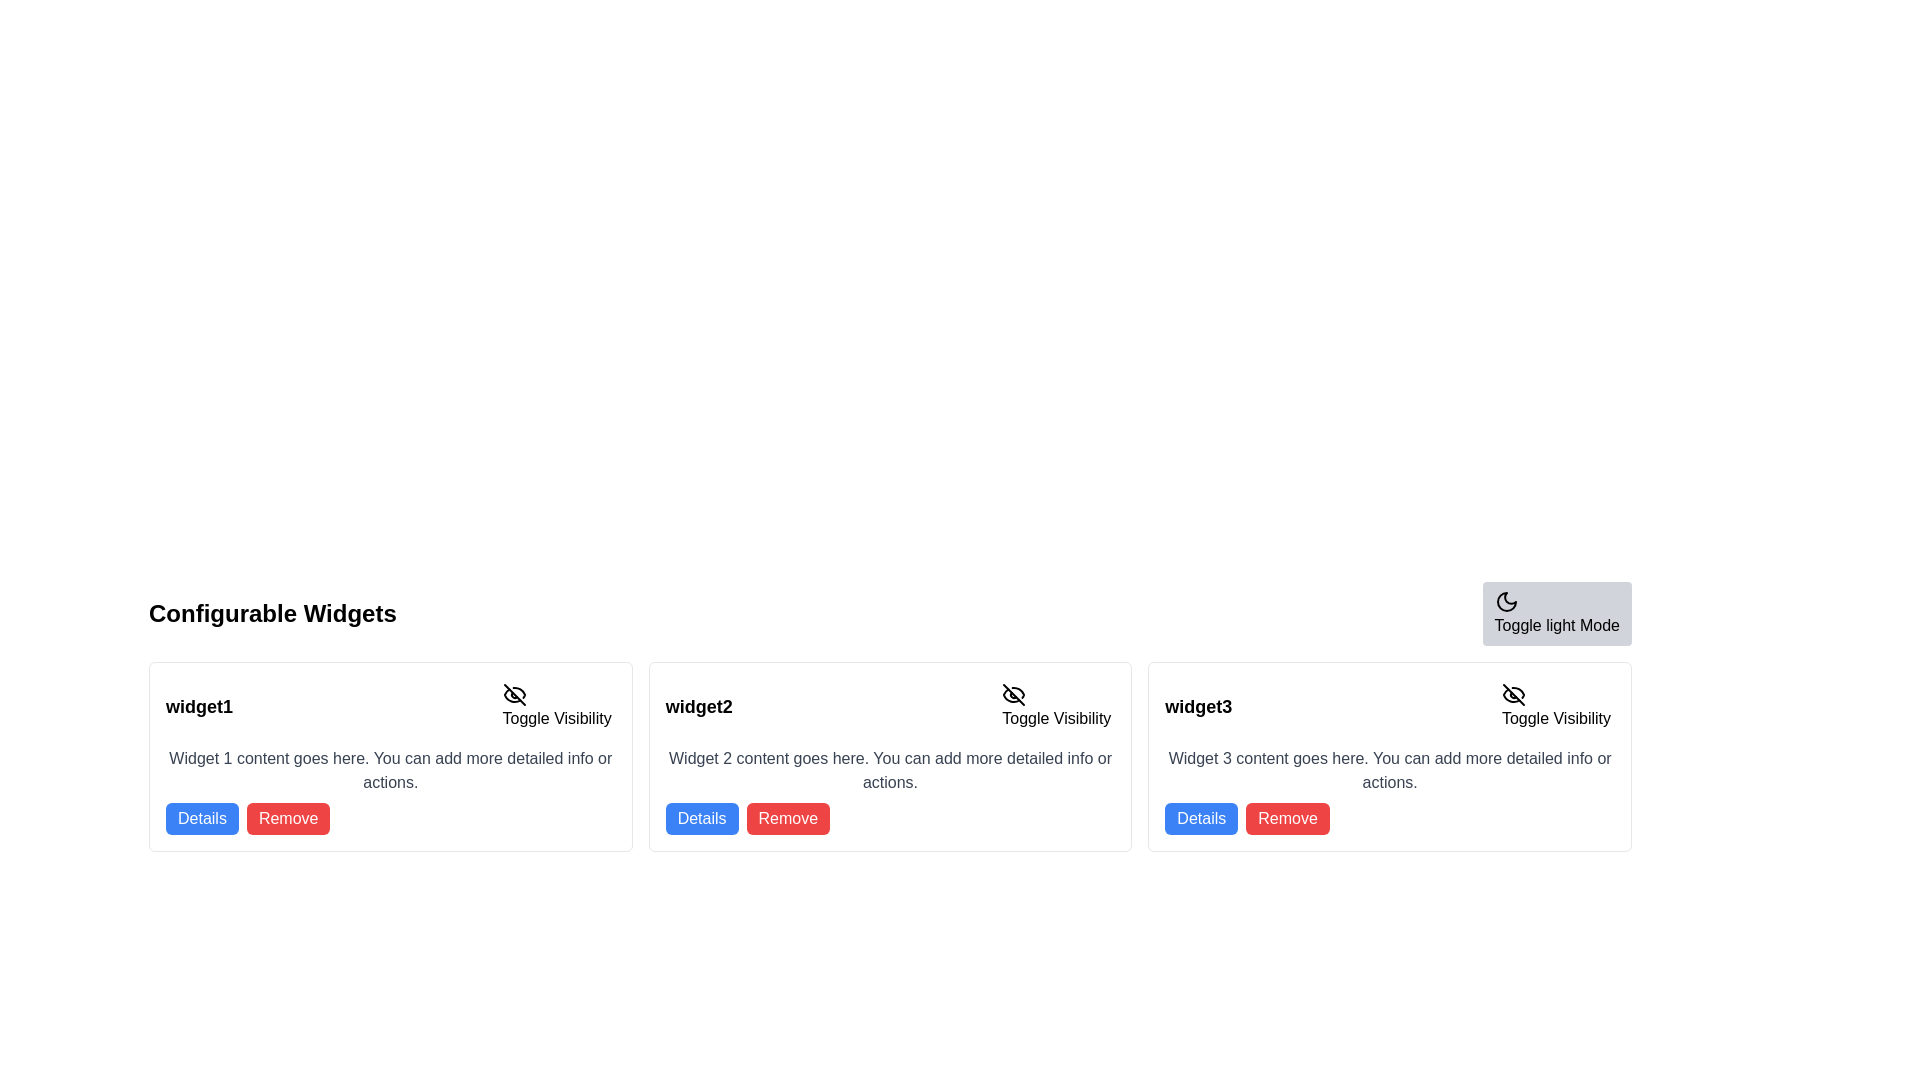 The height and width of the screenshot is (1080, 1920). Describe the element at coordinates (514, 693) in the screenshot. I see `the eye-shaped icon with a diagonal line crossing it, located in the first widget under the label 'Toggle Visibility'` at that location.